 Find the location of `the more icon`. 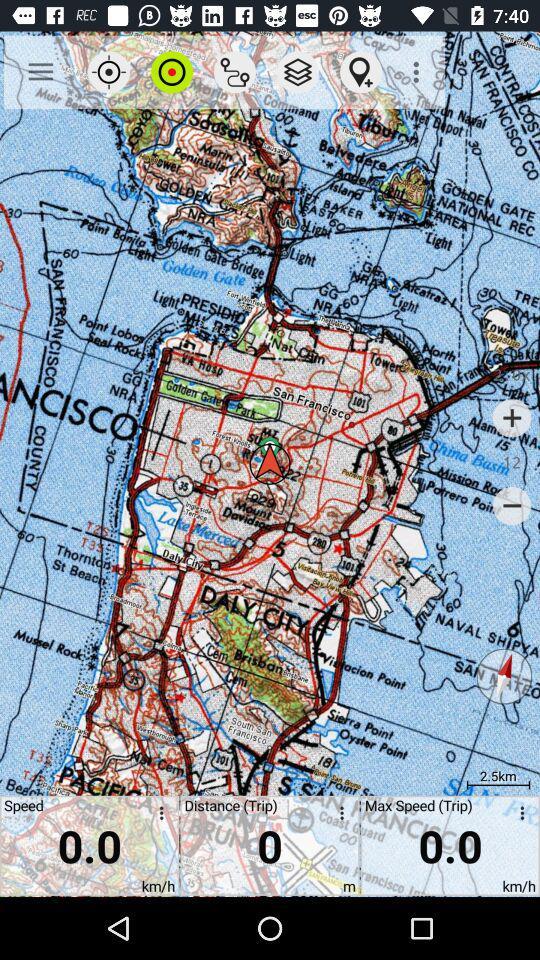

the more icon is located at coordinates (157, 816).